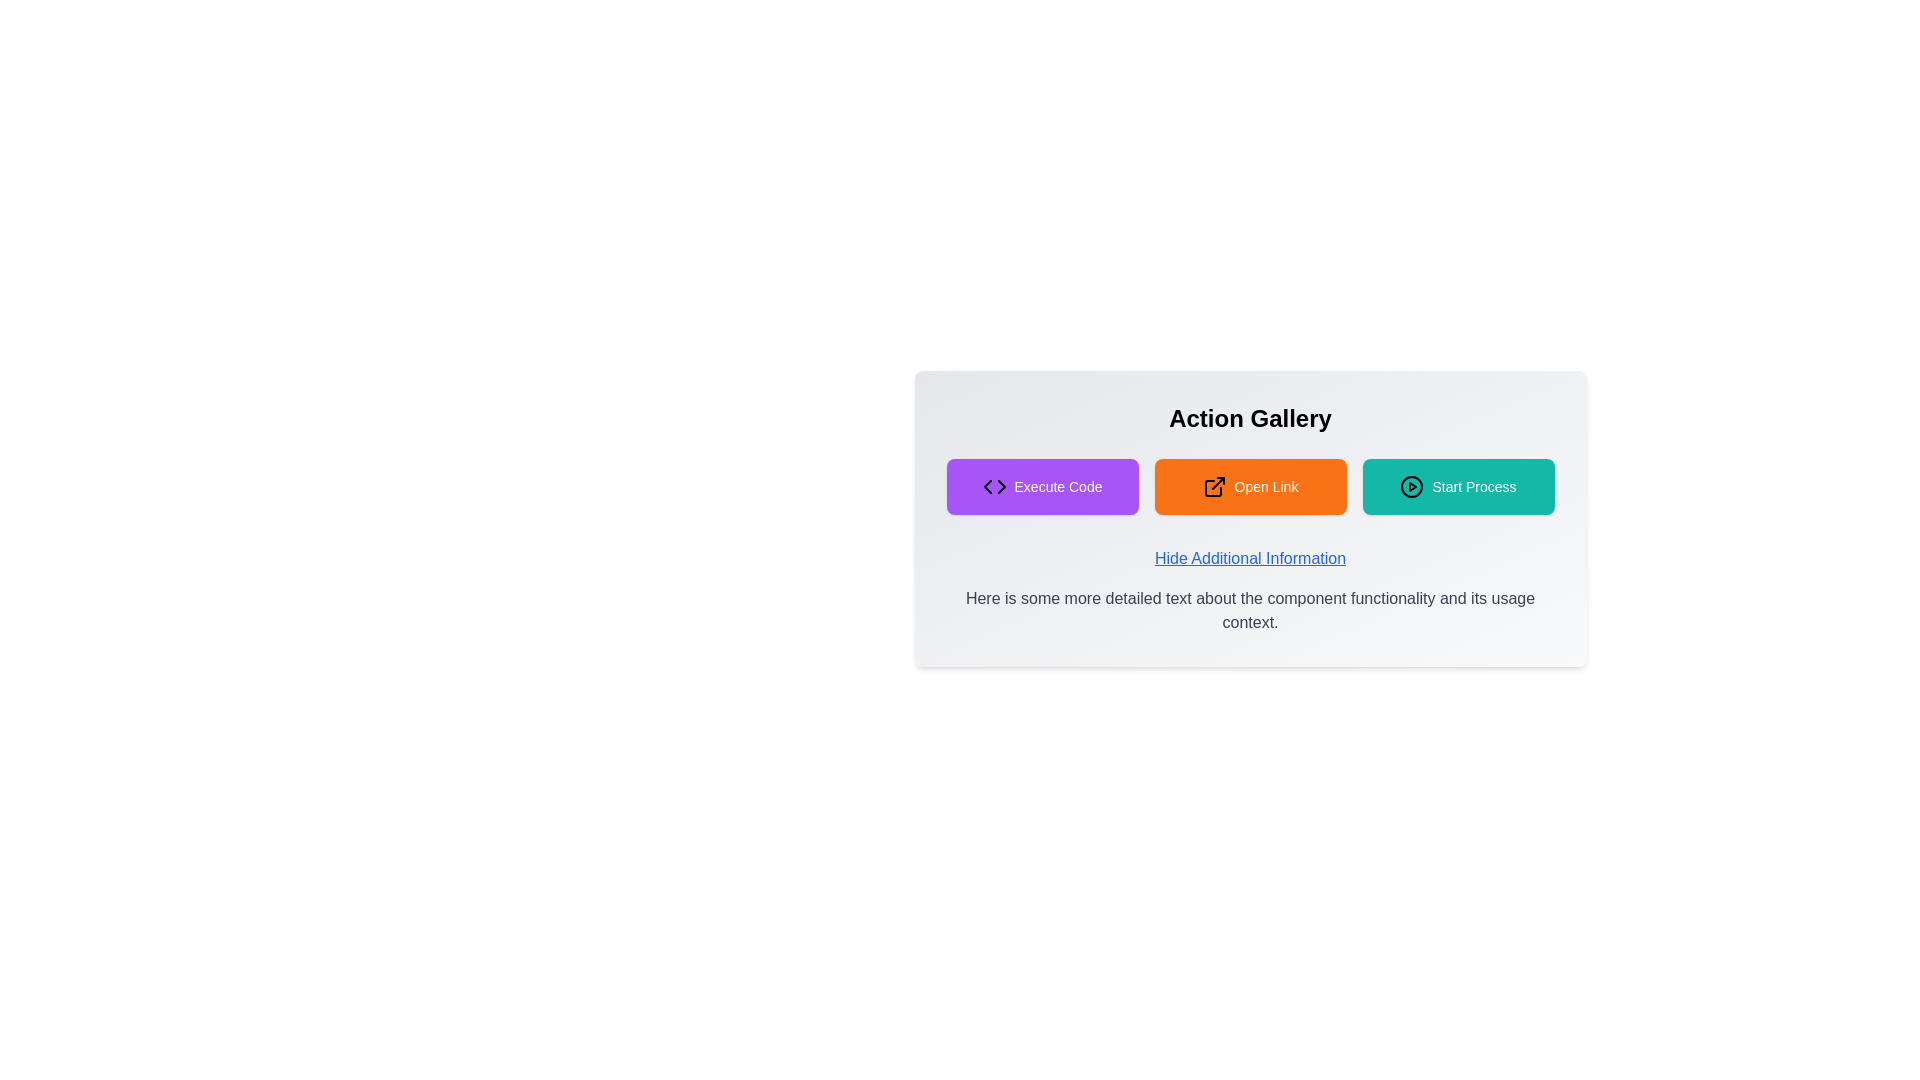 This screenshot has height=1080, width=1920. What do you see at coordinates (1474, 486) in the screenshot?
I see `the Text label that provides context for the 'Start Process' button, located adjacent to a play symbol icon in the 'Action Gallery' interface` at bounding box center [1474, 486].